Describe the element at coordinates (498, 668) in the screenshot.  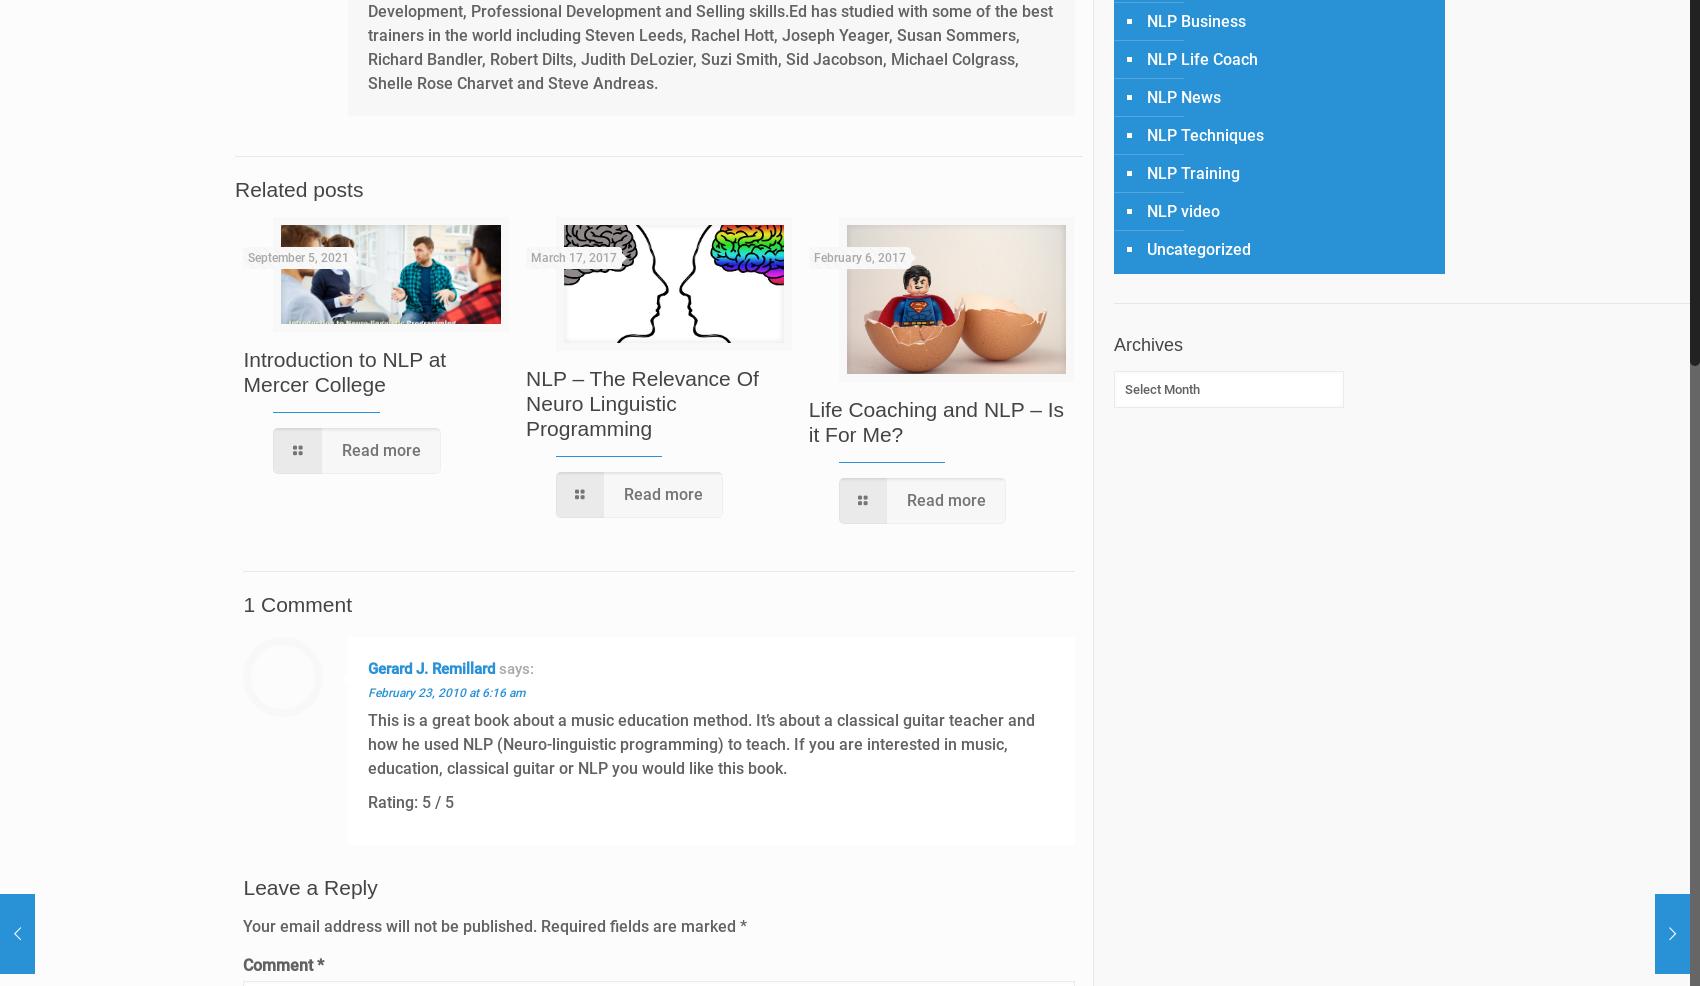
I see `'says:'` at that location.